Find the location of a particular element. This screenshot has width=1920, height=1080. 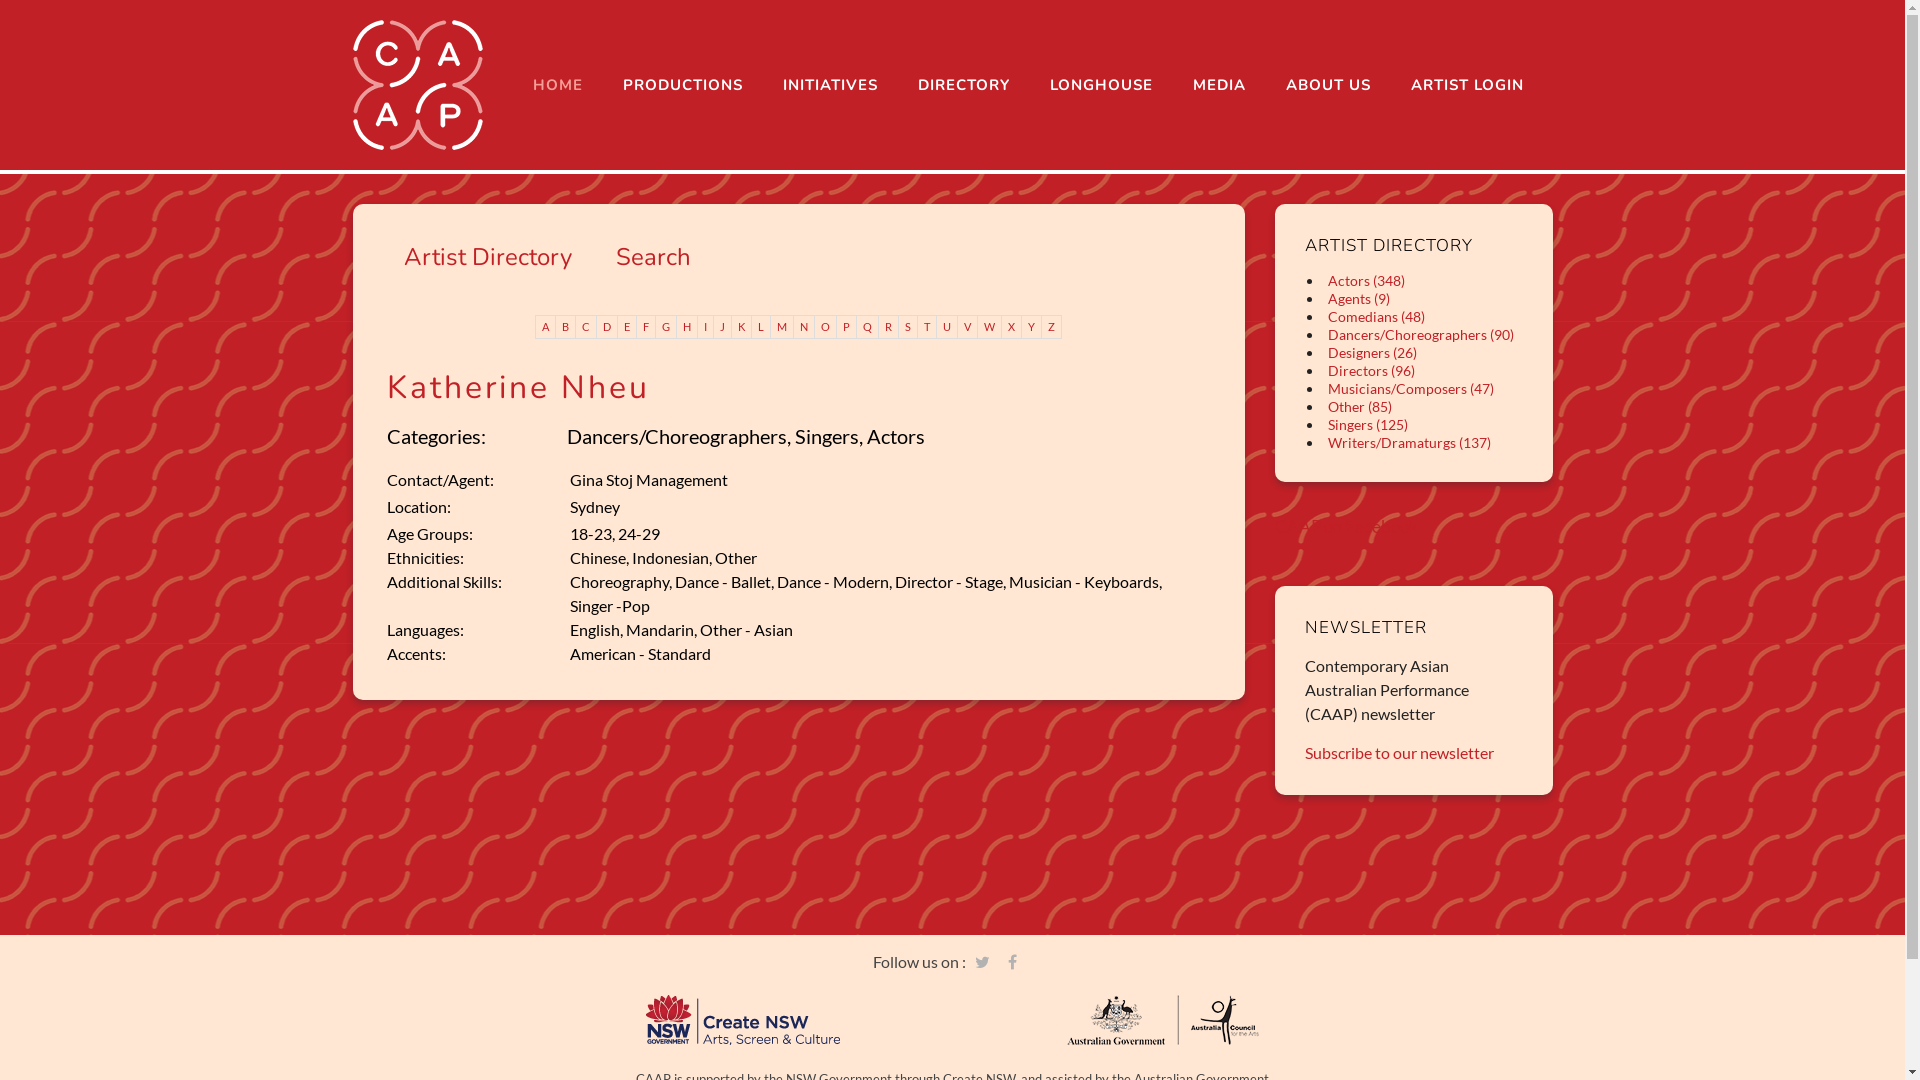

'Artist Directory' is located at coordinates (402, 256).